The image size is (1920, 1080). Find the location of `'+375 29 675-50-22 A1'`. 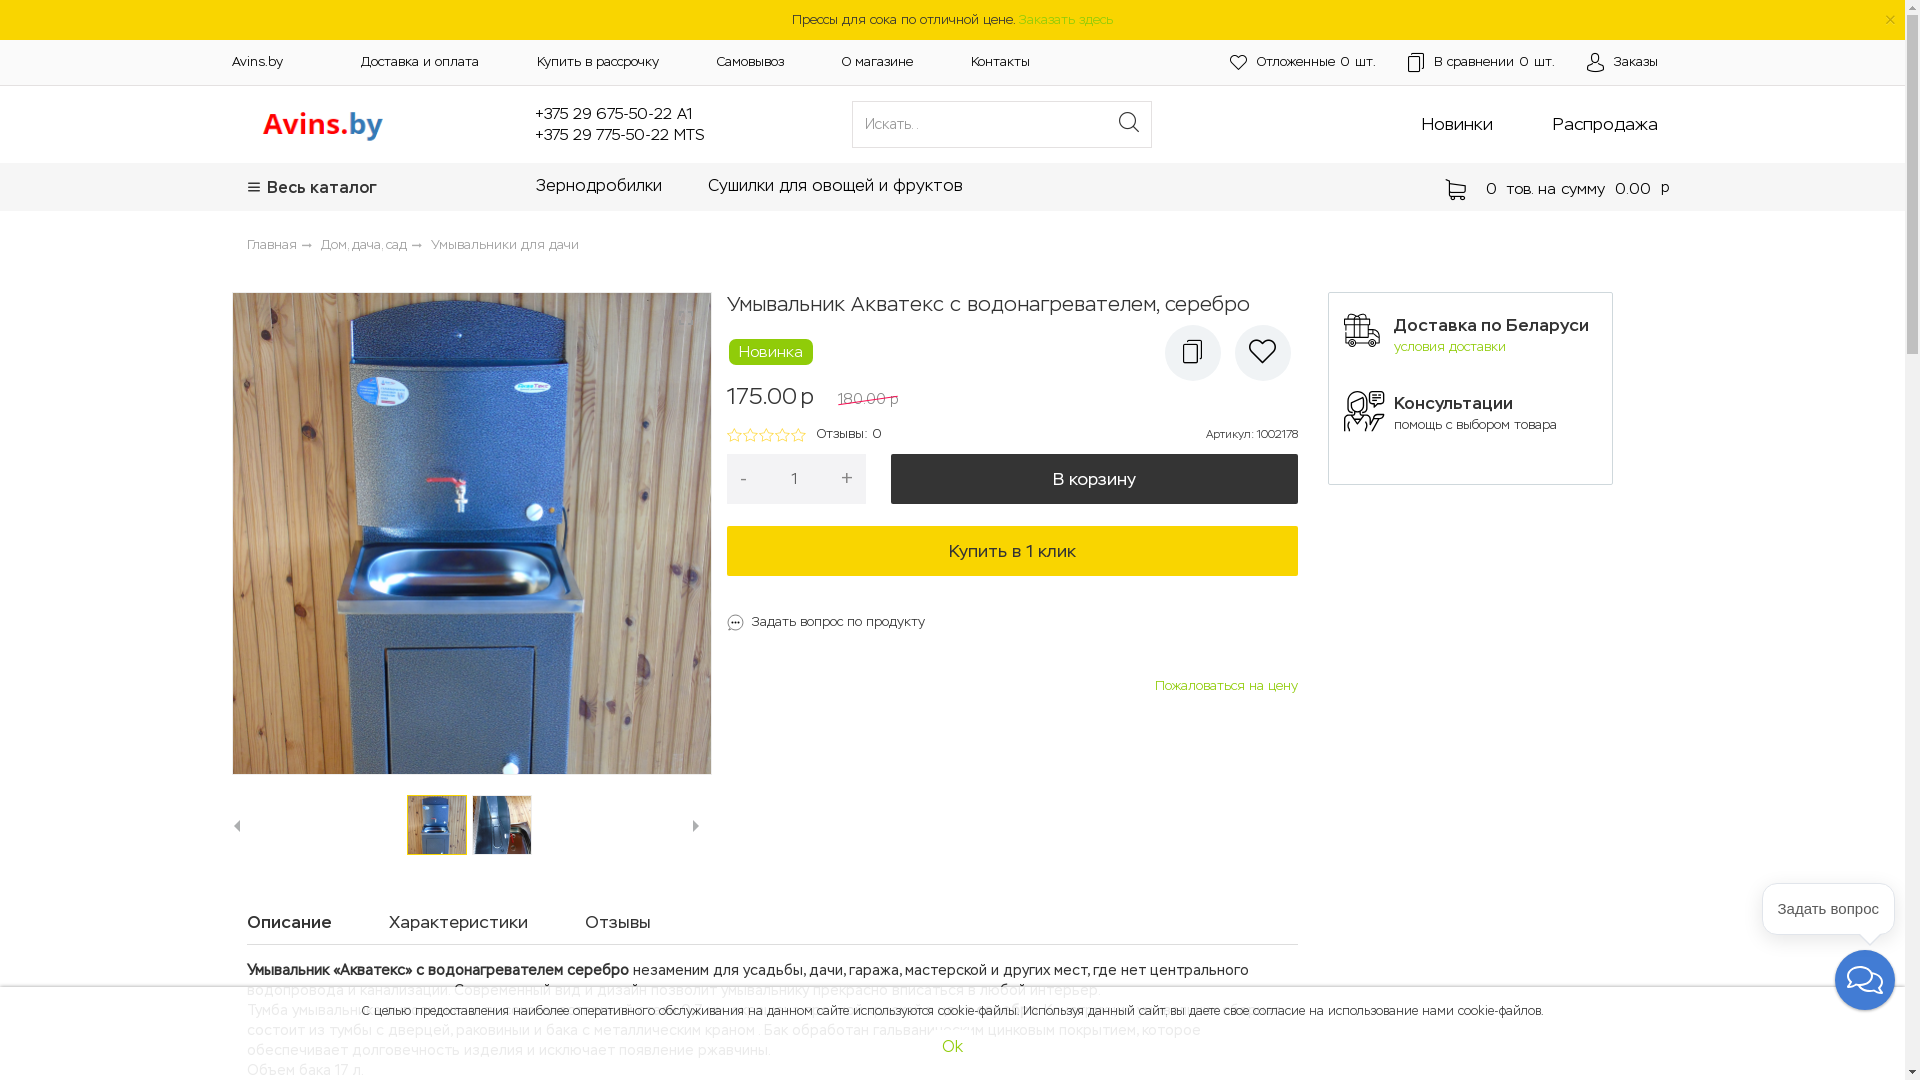

'+375 29 675-50-22 A1' is located at coordinates (612, 113).